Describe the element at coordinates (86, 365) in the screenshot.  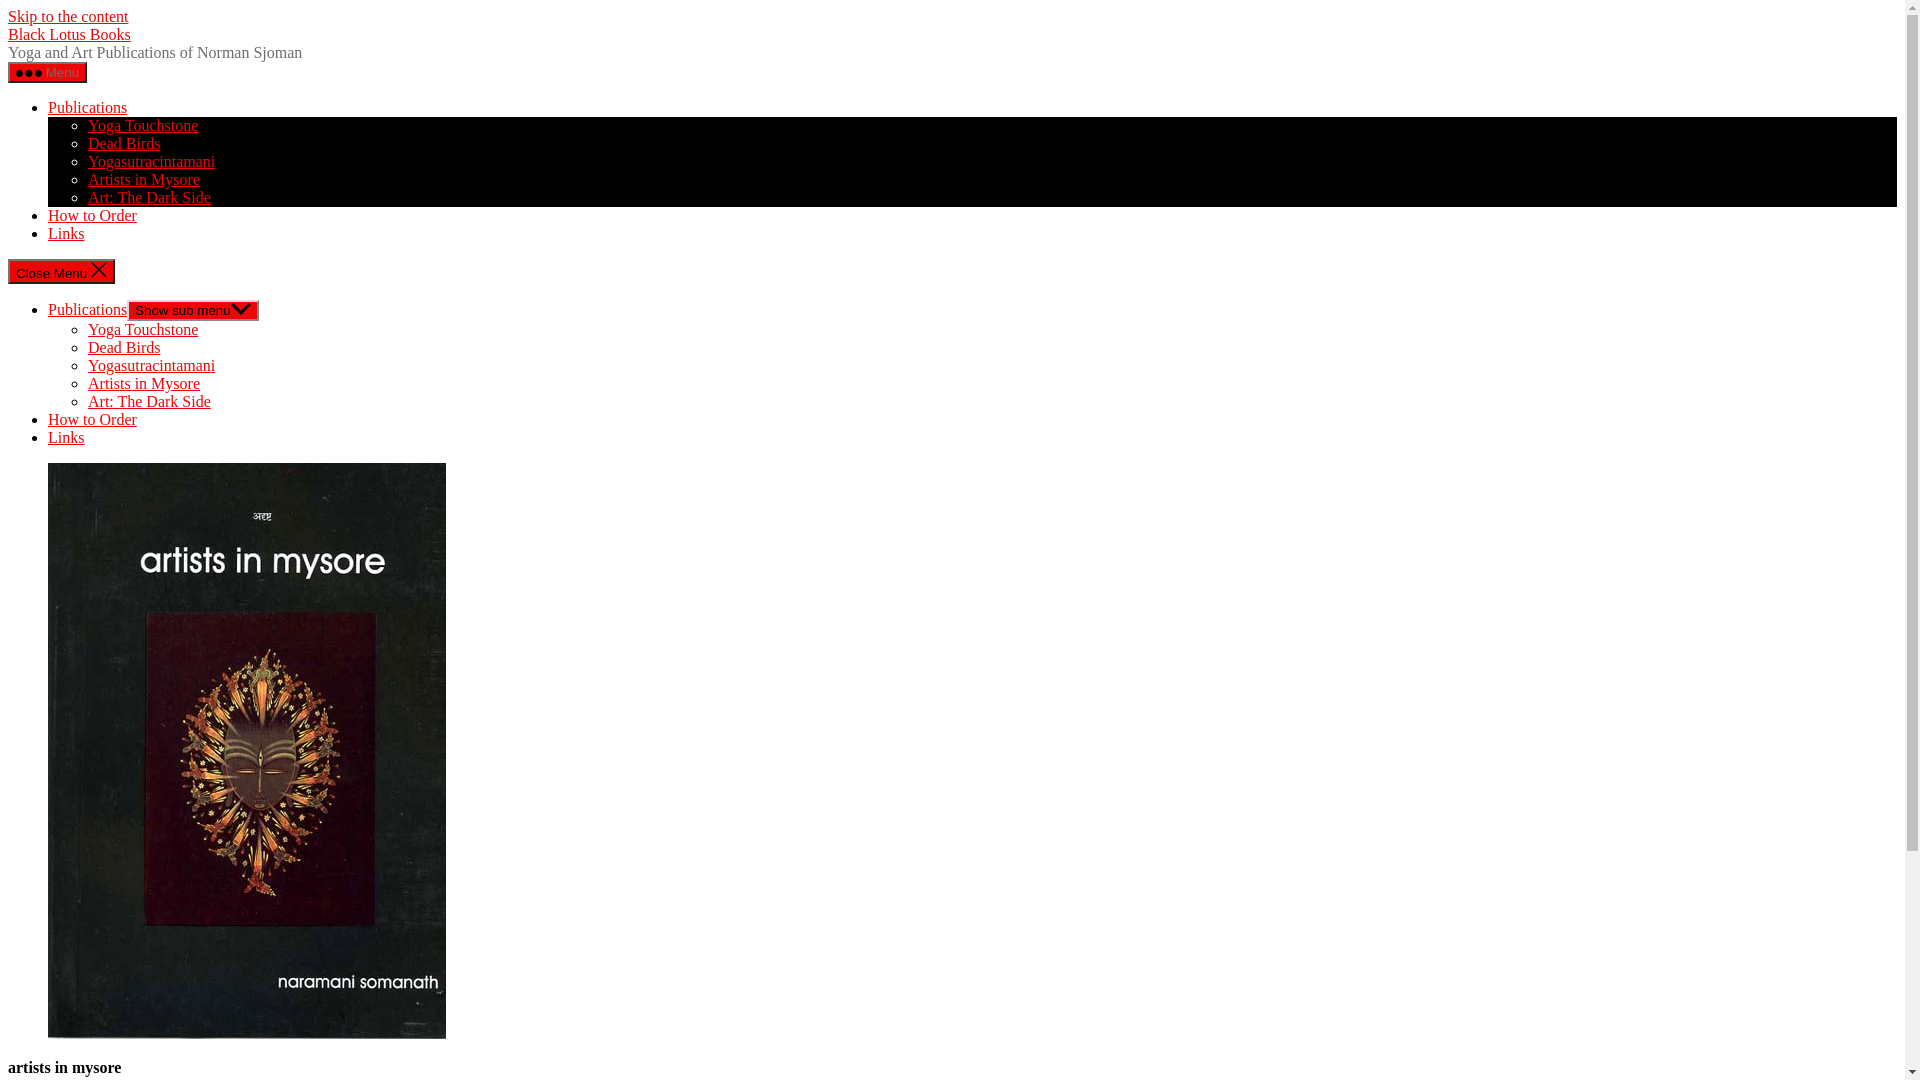
I see `'Yogasutracintamani'` at that location.